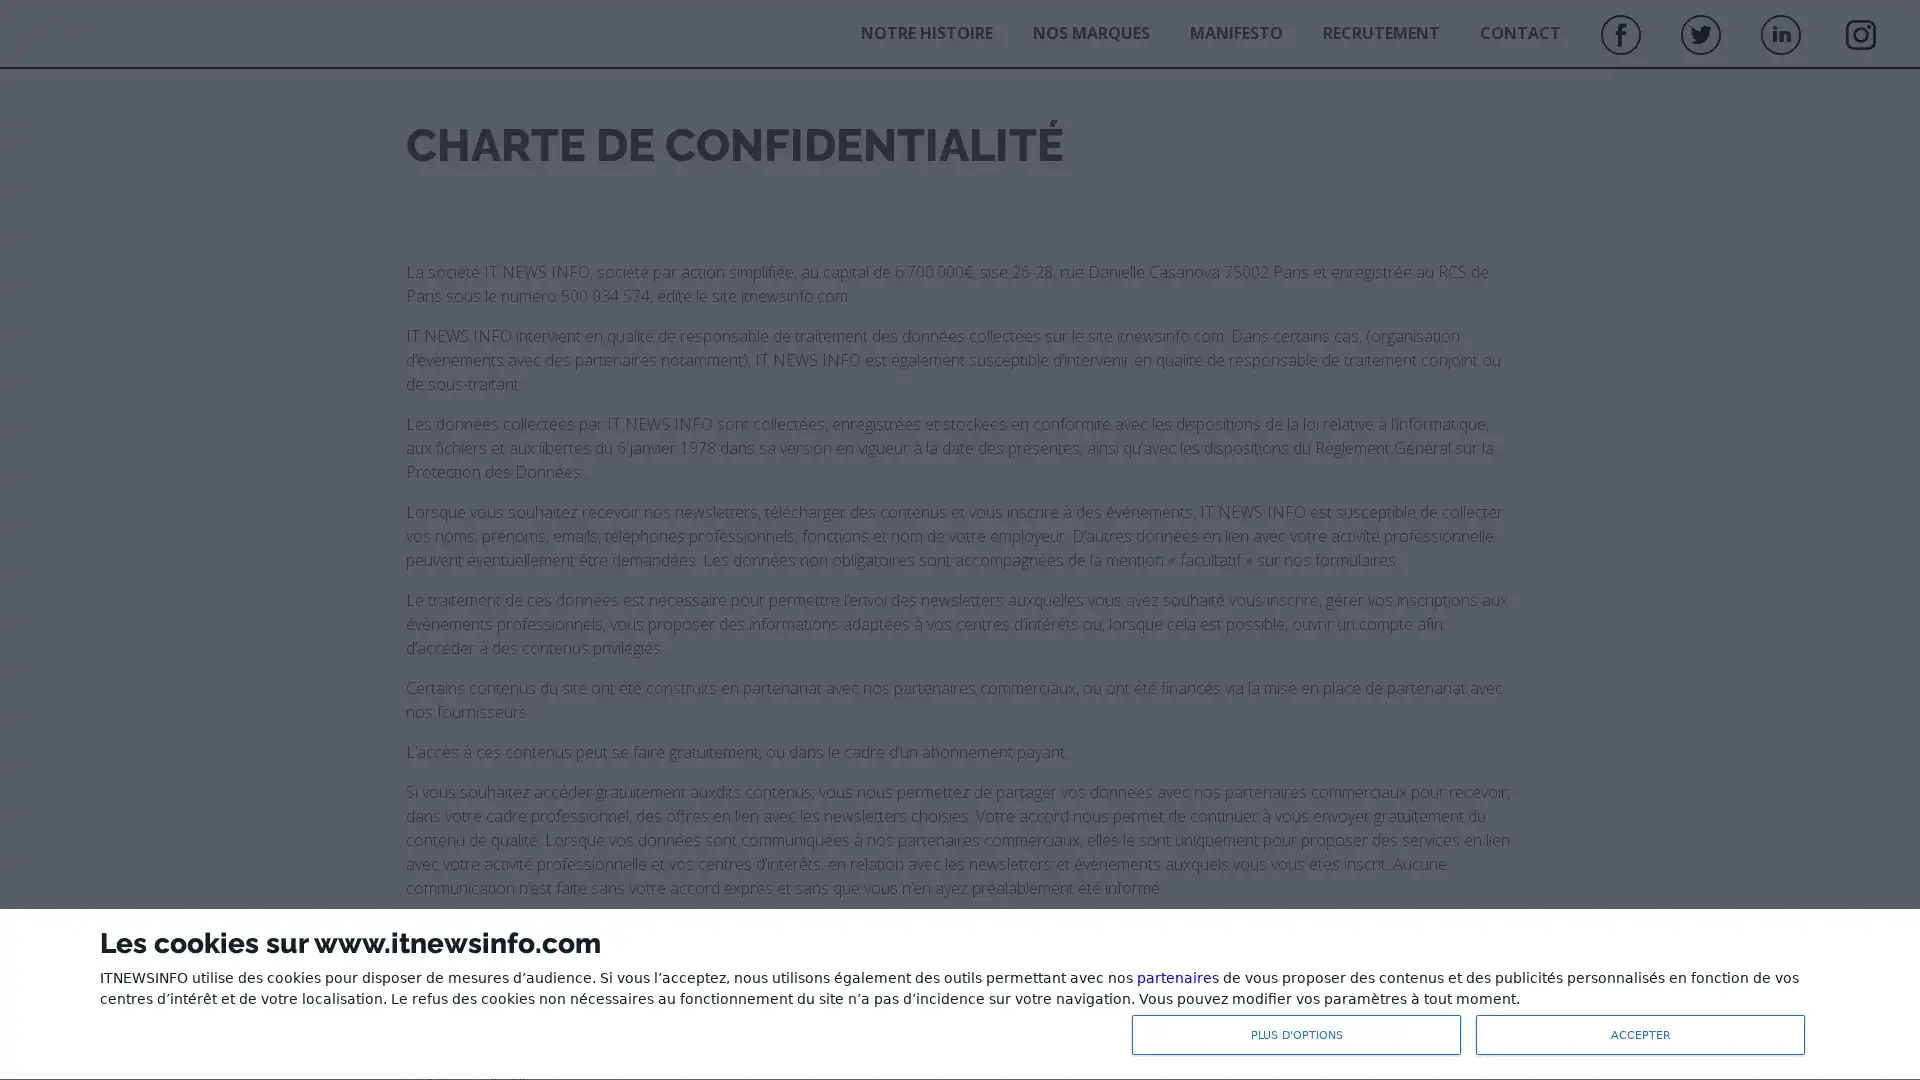 Image resolution: width=1920 pixels, height=1080 pixels. I want to click on ACCEPTER, so click(1640, 1034).